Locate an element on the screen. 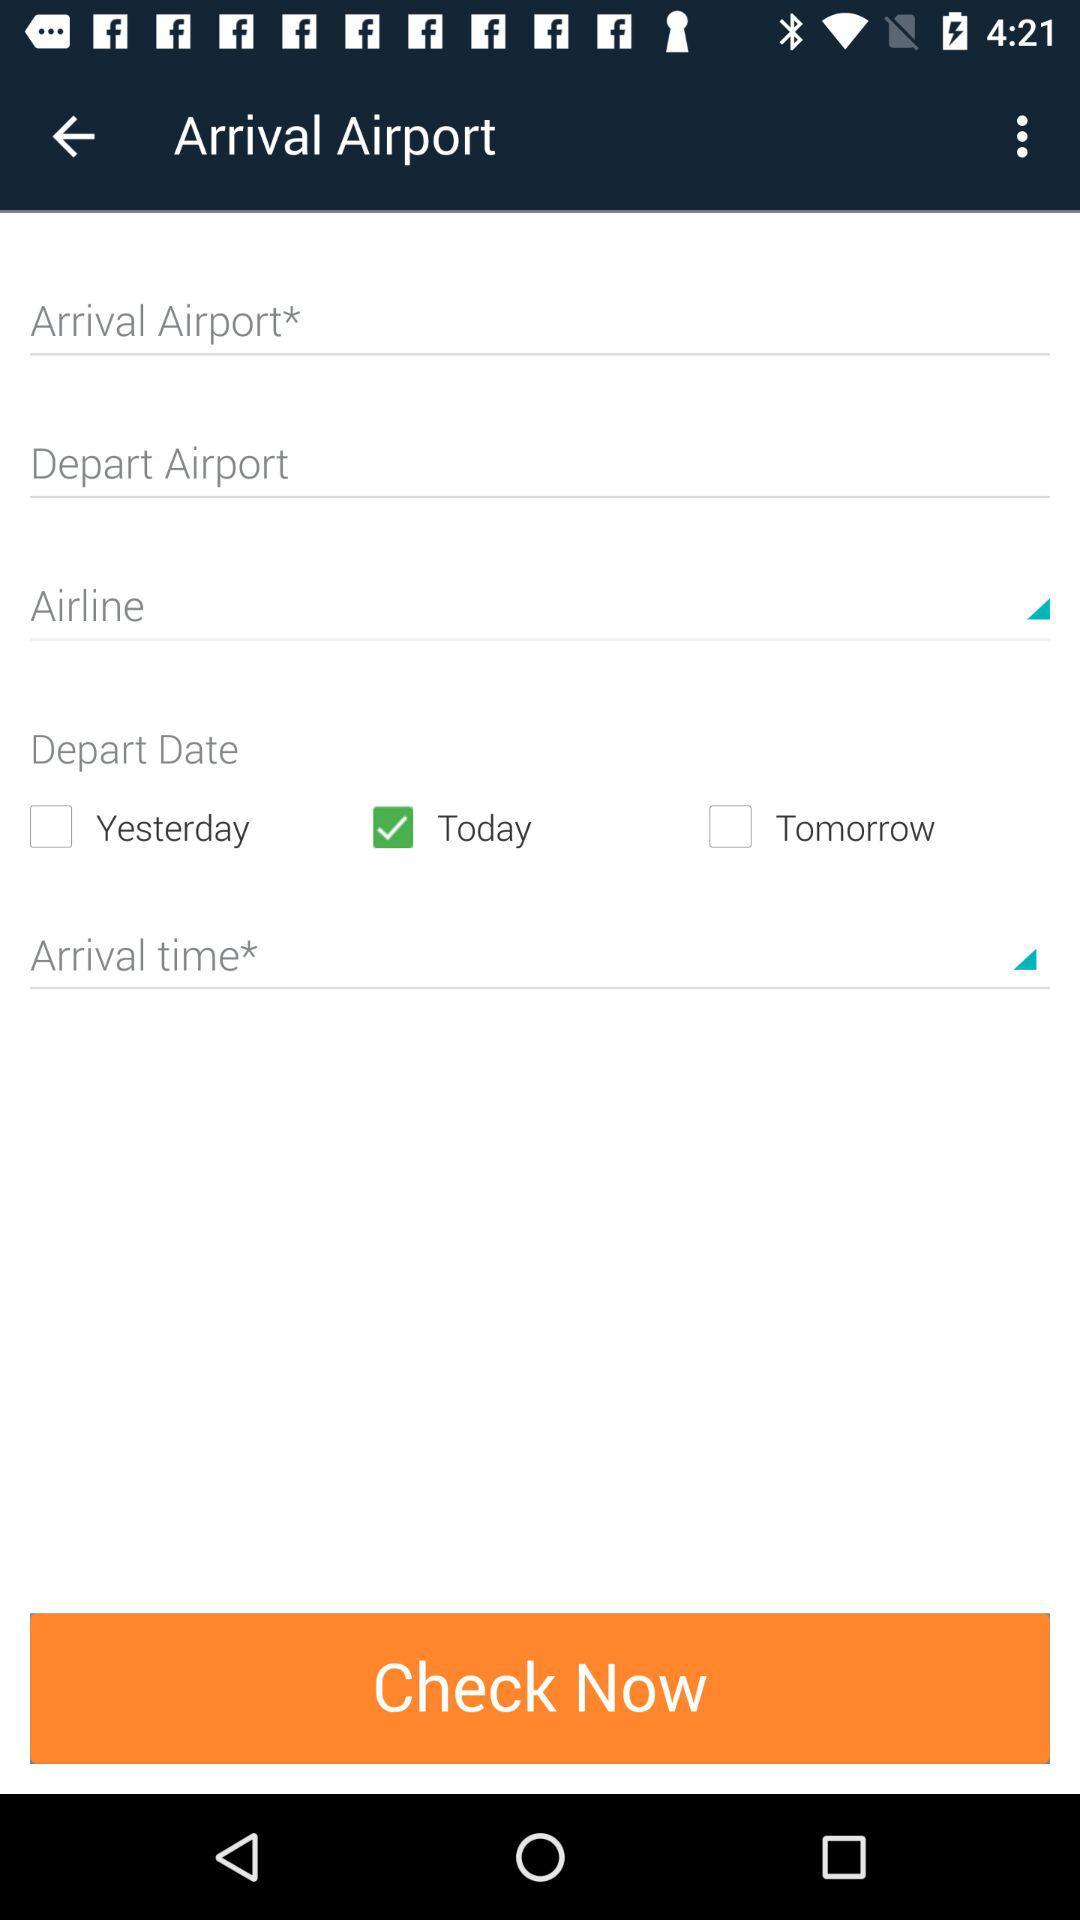 Image resolution: width=1080 pixels, height=1920 pixels. item to the left of the tomorrow is located at coordinates (538, 826).